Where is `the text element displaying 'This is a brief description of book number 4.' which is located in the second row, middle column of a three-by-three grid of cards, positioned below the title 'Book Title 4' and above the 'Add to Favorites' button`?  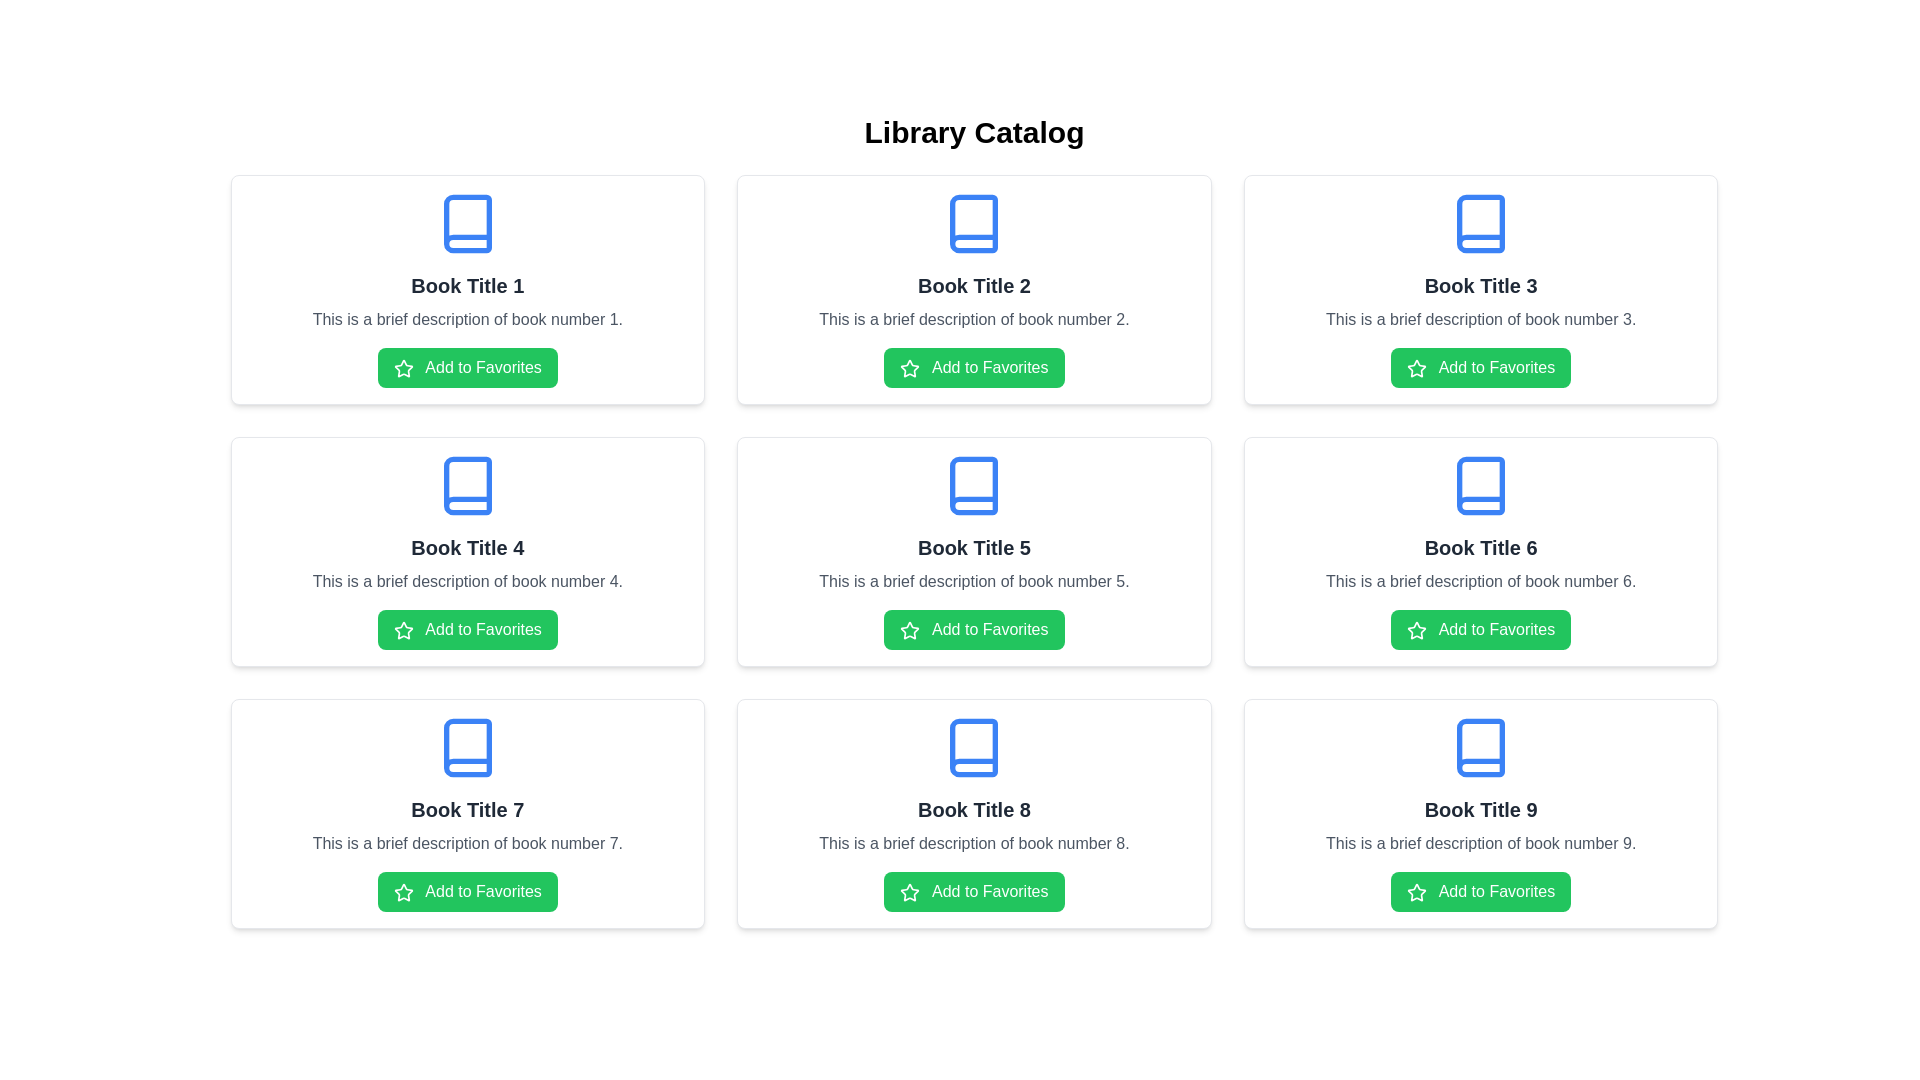 the text element displaying 'This is a brief description of book number 4.' which is located in the second row, middle column of a three-by-three grid of cards, positioned below the title 'Book Title 4' and above the 'Add to Favorites' button is located at coordinates (466, 582).